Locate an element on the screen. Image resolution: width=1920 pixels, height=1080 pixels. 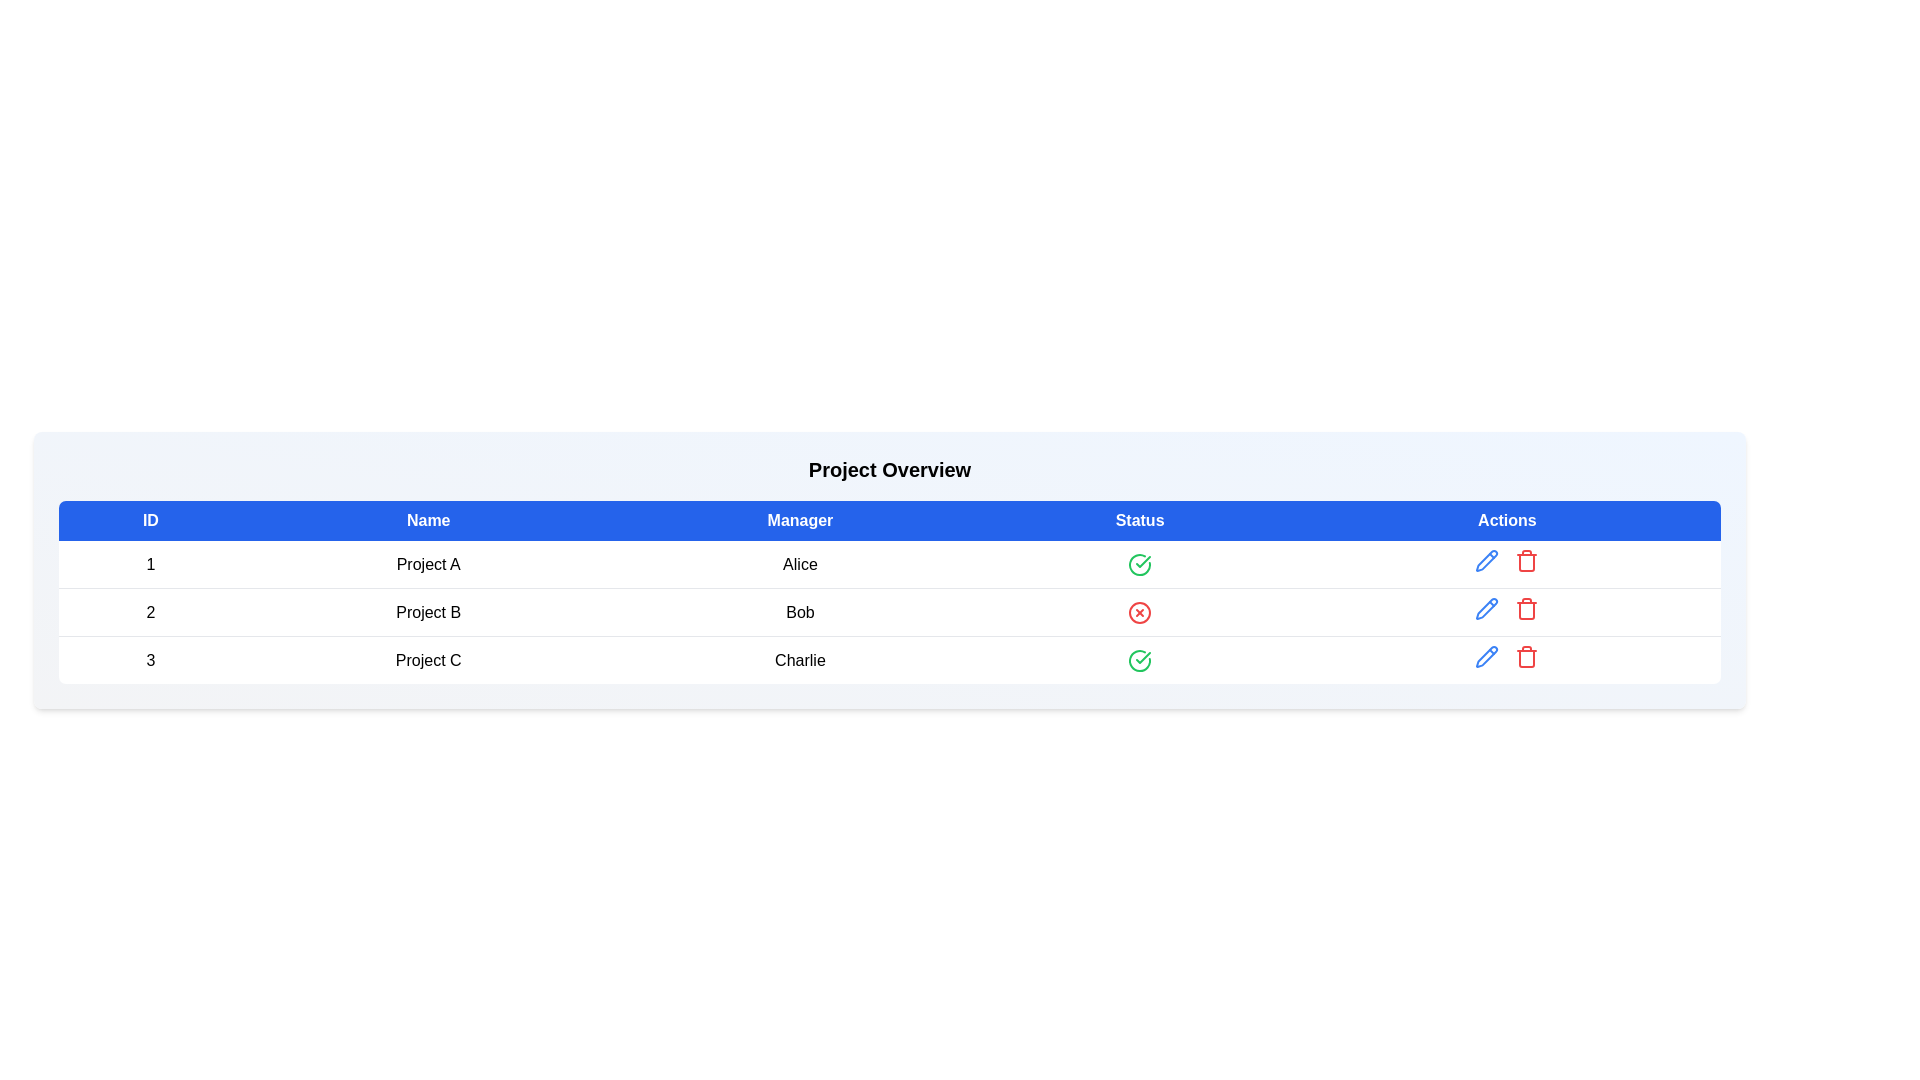
the circular green icon with a white checkmark inside, located in the 'Status' column of the third row in the table is located at coordinates (1140, 563).